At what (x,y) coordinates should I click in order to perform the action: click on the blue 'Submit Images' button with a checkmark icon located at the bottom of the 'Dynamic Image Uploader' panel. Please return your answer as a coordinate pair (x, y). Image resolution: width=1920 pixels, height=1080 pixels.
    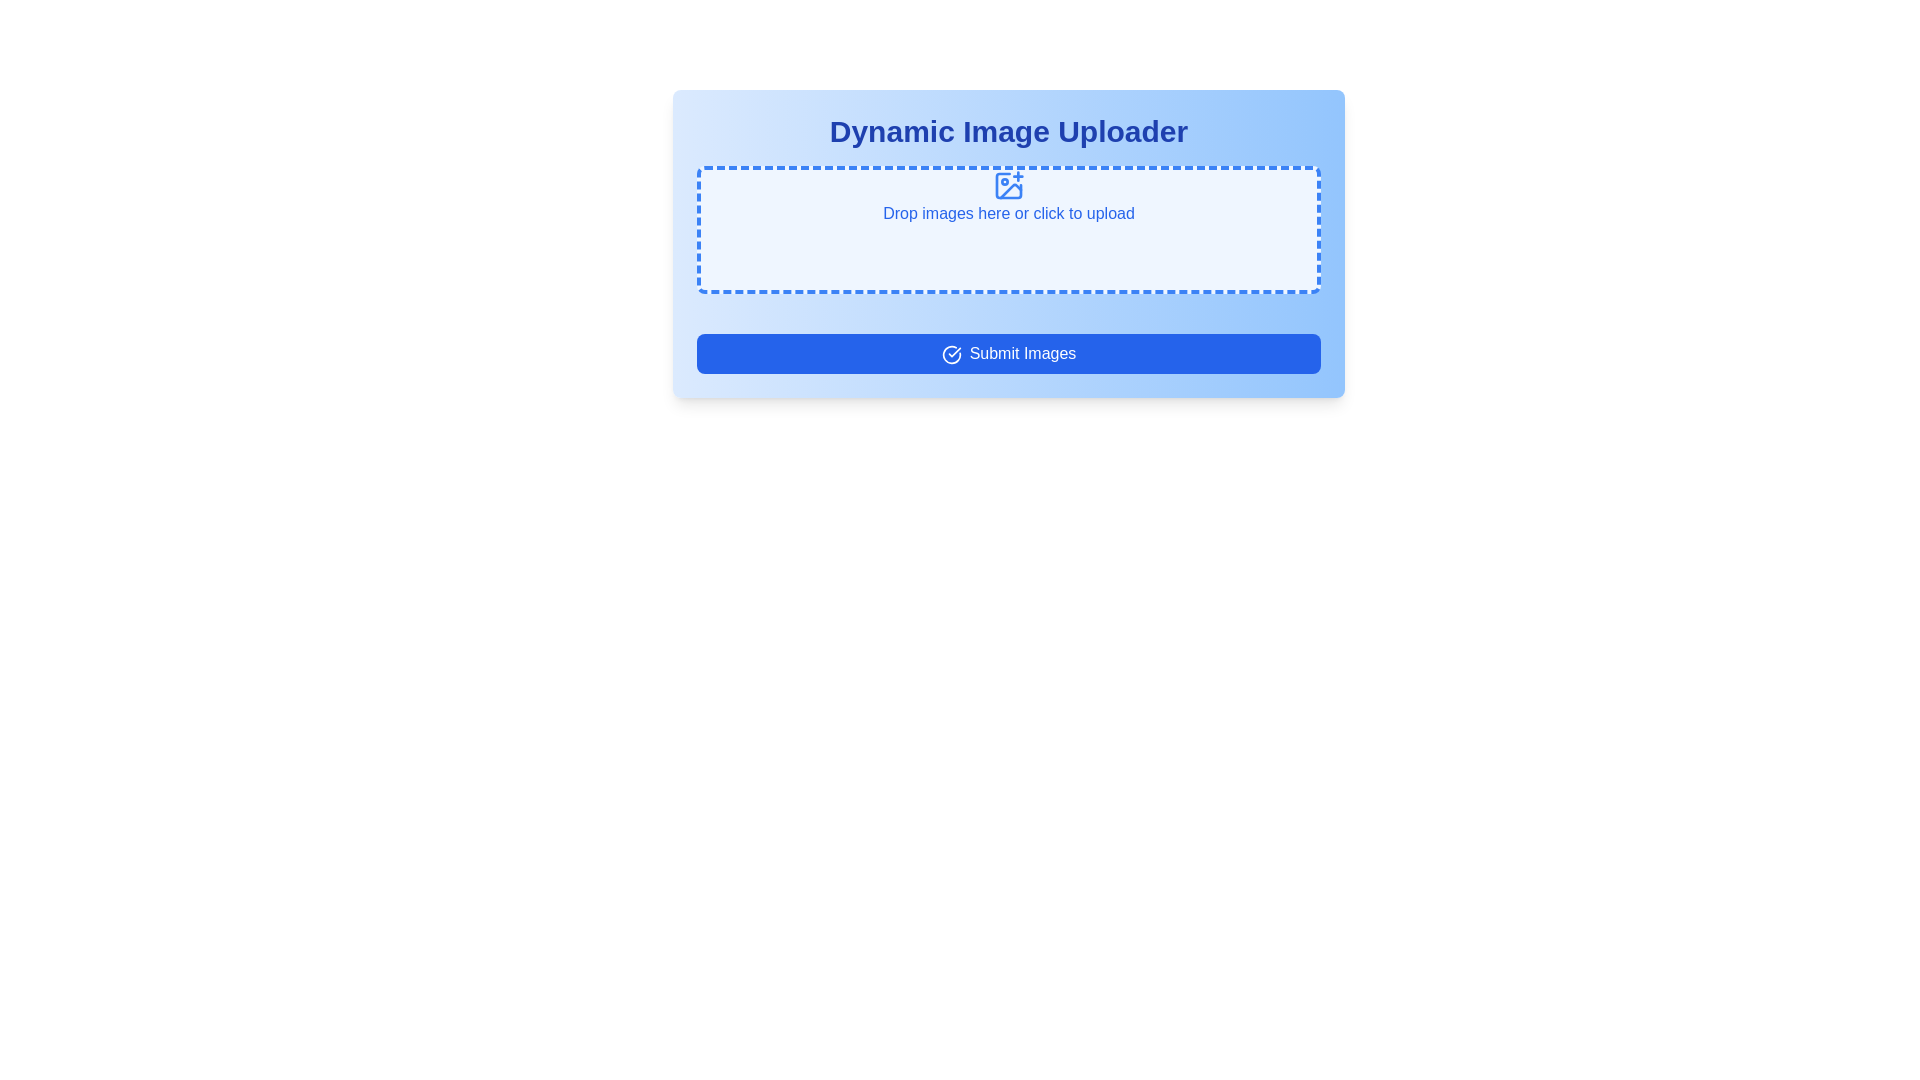
    Looking at the image, I should click on (1008, 353).